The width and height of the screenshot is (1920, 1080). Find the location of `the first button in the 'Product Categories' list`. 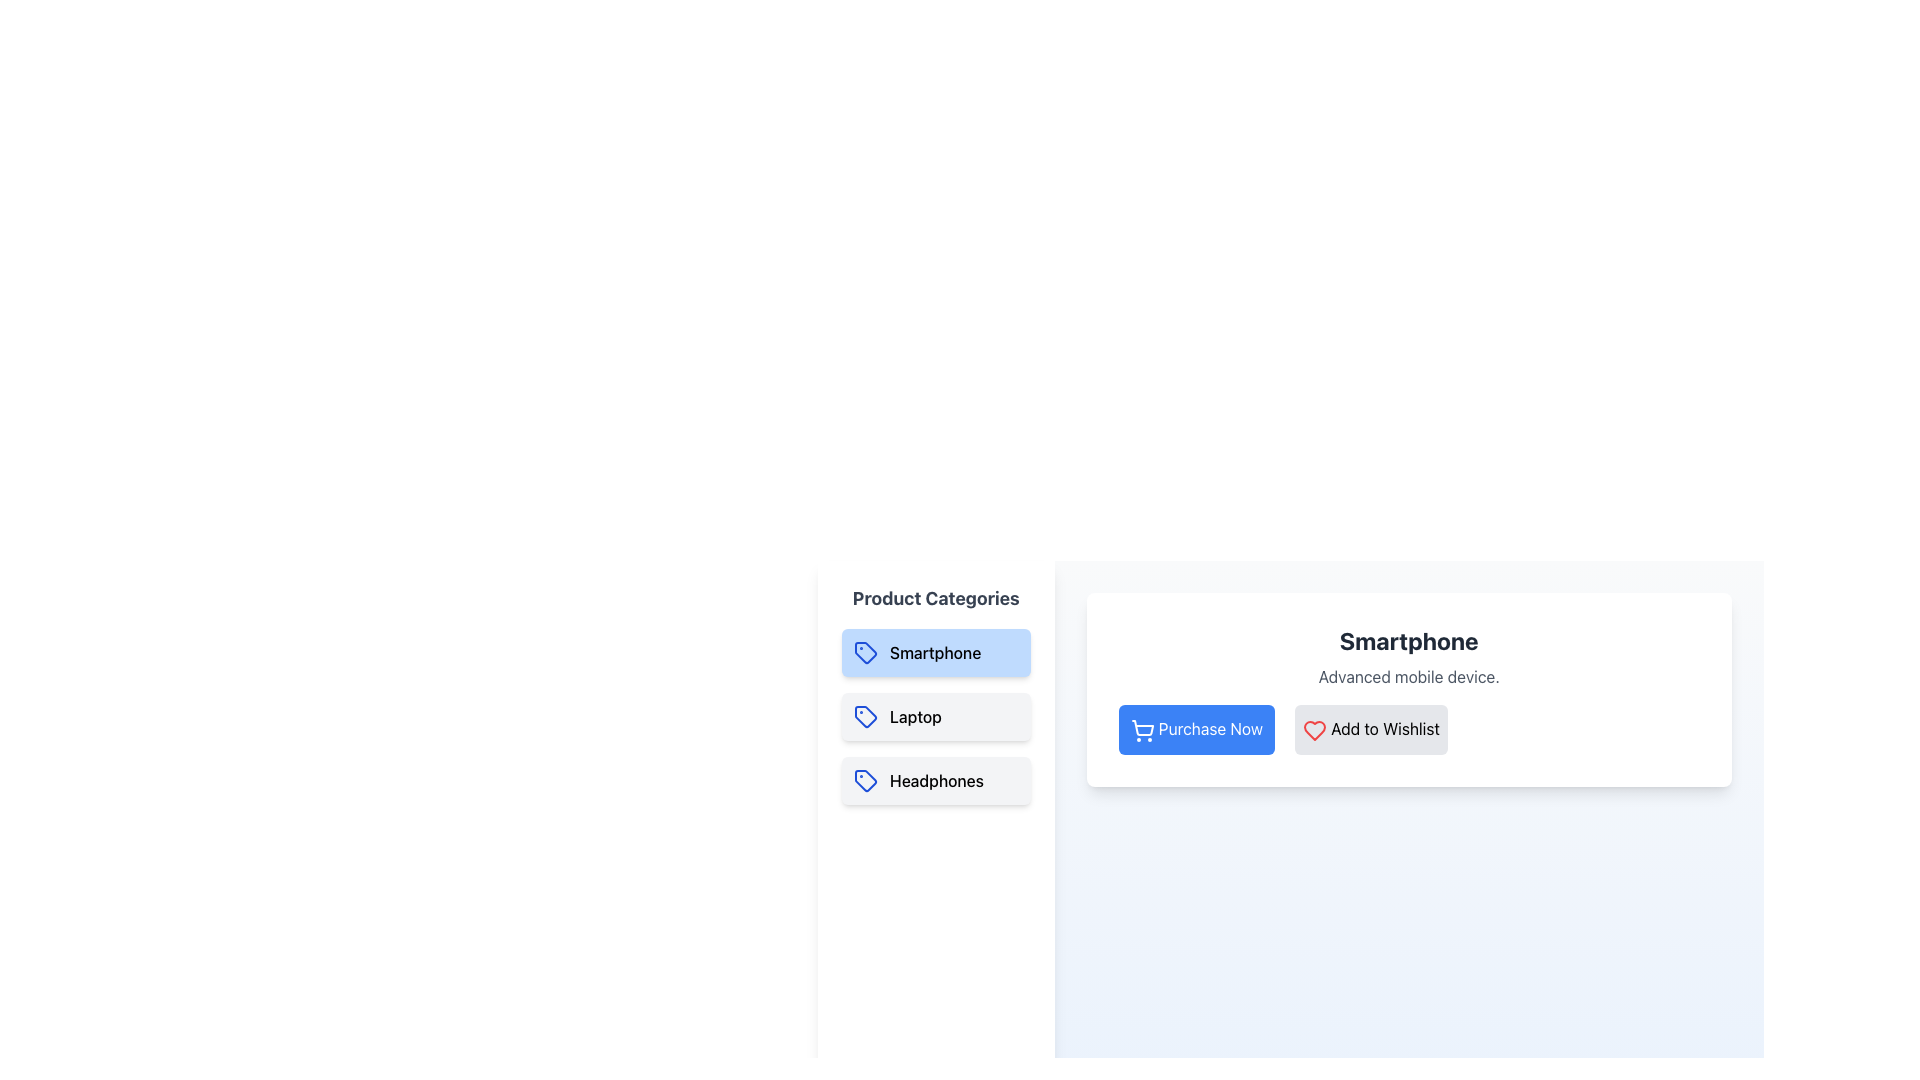

the first button in the 'Product Categories' list is located at coordinates (935, 652).